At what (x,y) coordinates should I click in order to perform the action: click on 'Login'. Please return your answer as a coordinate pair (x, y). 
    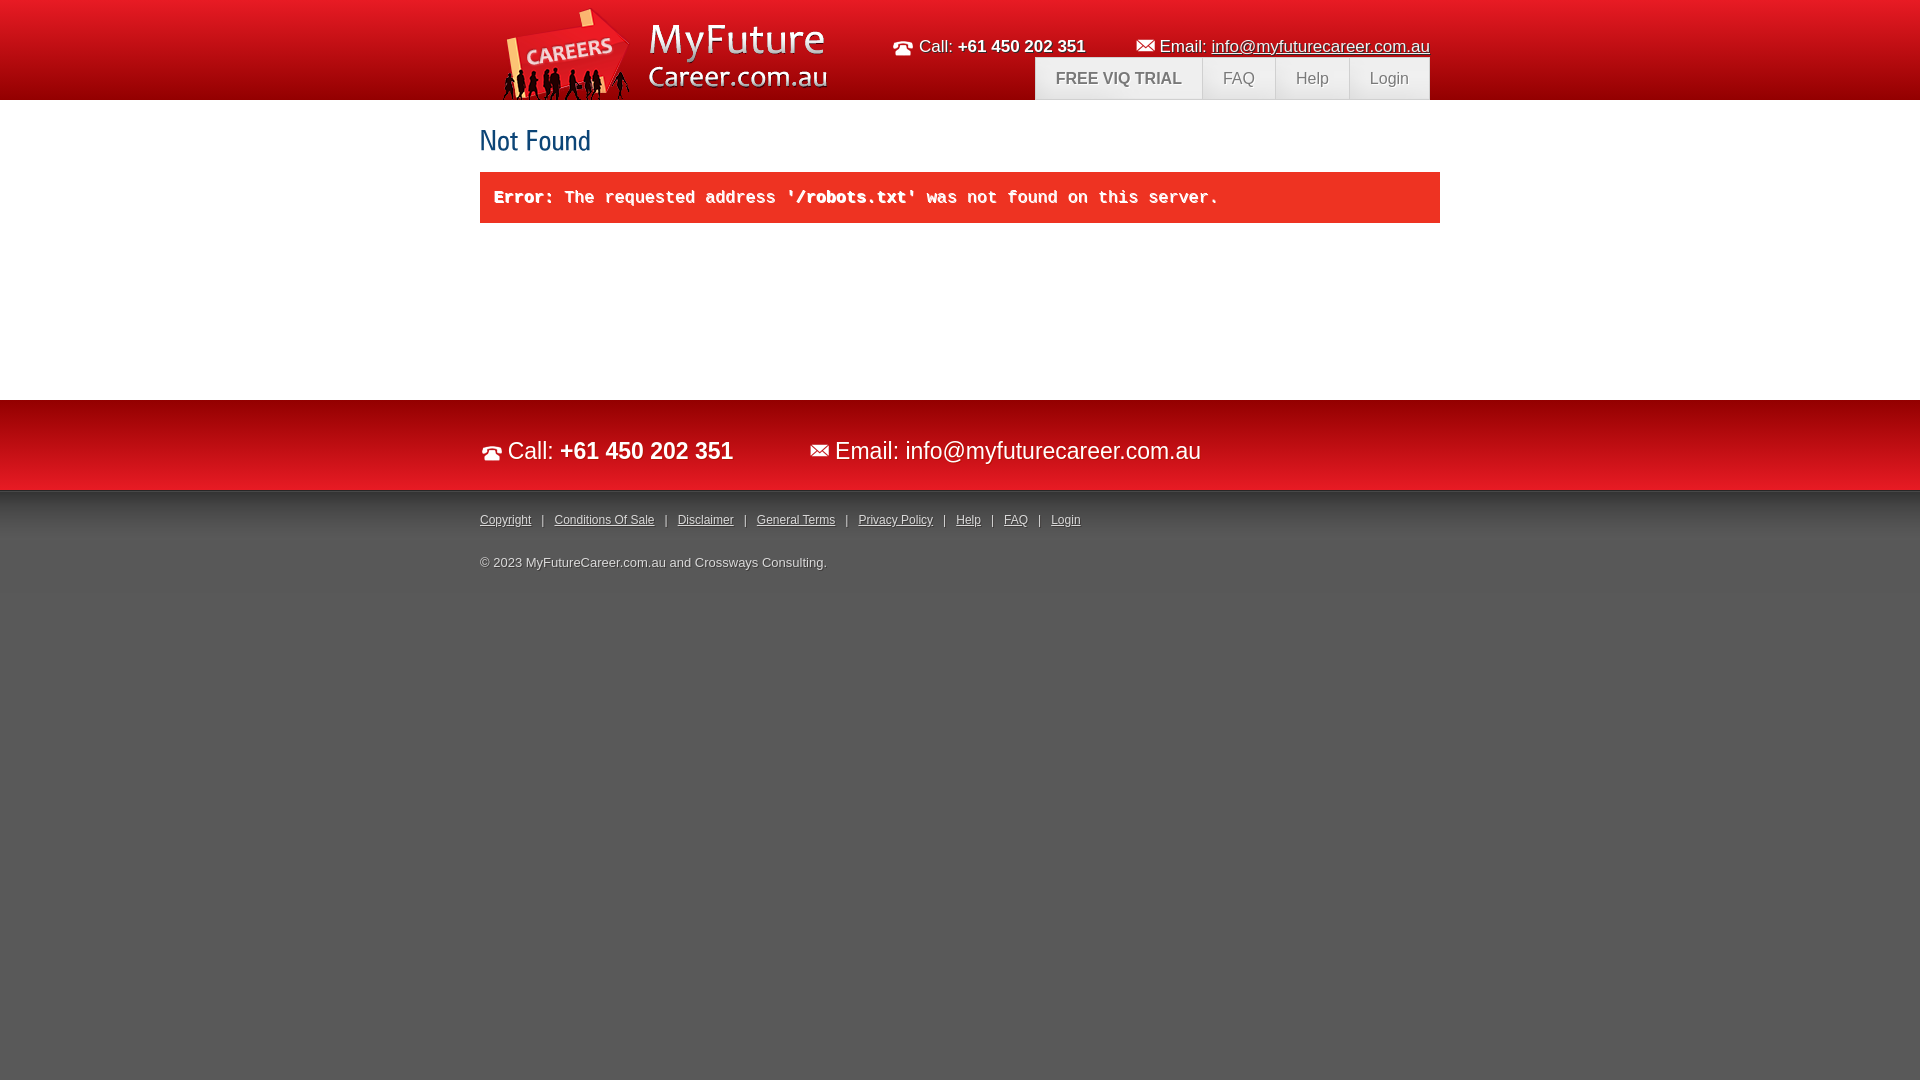
    Looking at the image, I should click on (1064, 519).